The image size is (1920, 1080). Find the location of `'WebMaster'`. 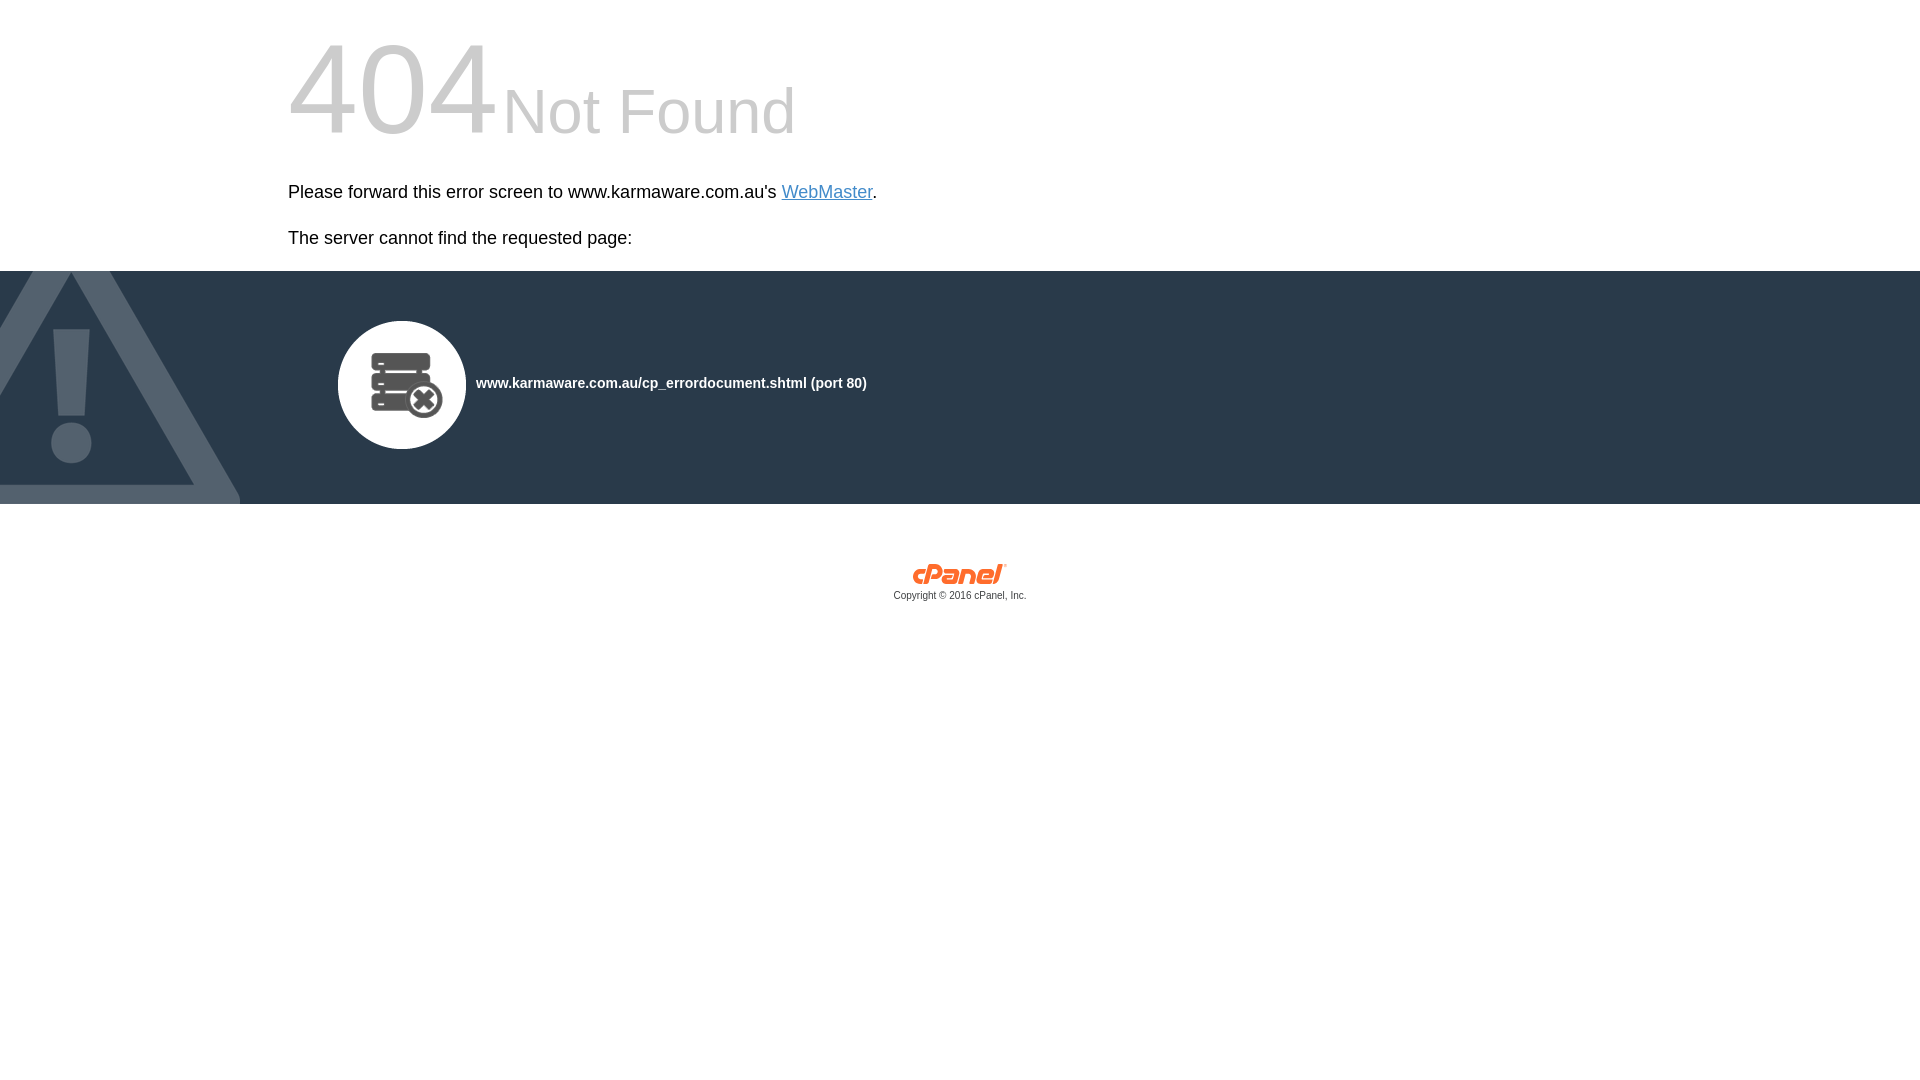

'WebMaster' is located at coordinates (827, 192).